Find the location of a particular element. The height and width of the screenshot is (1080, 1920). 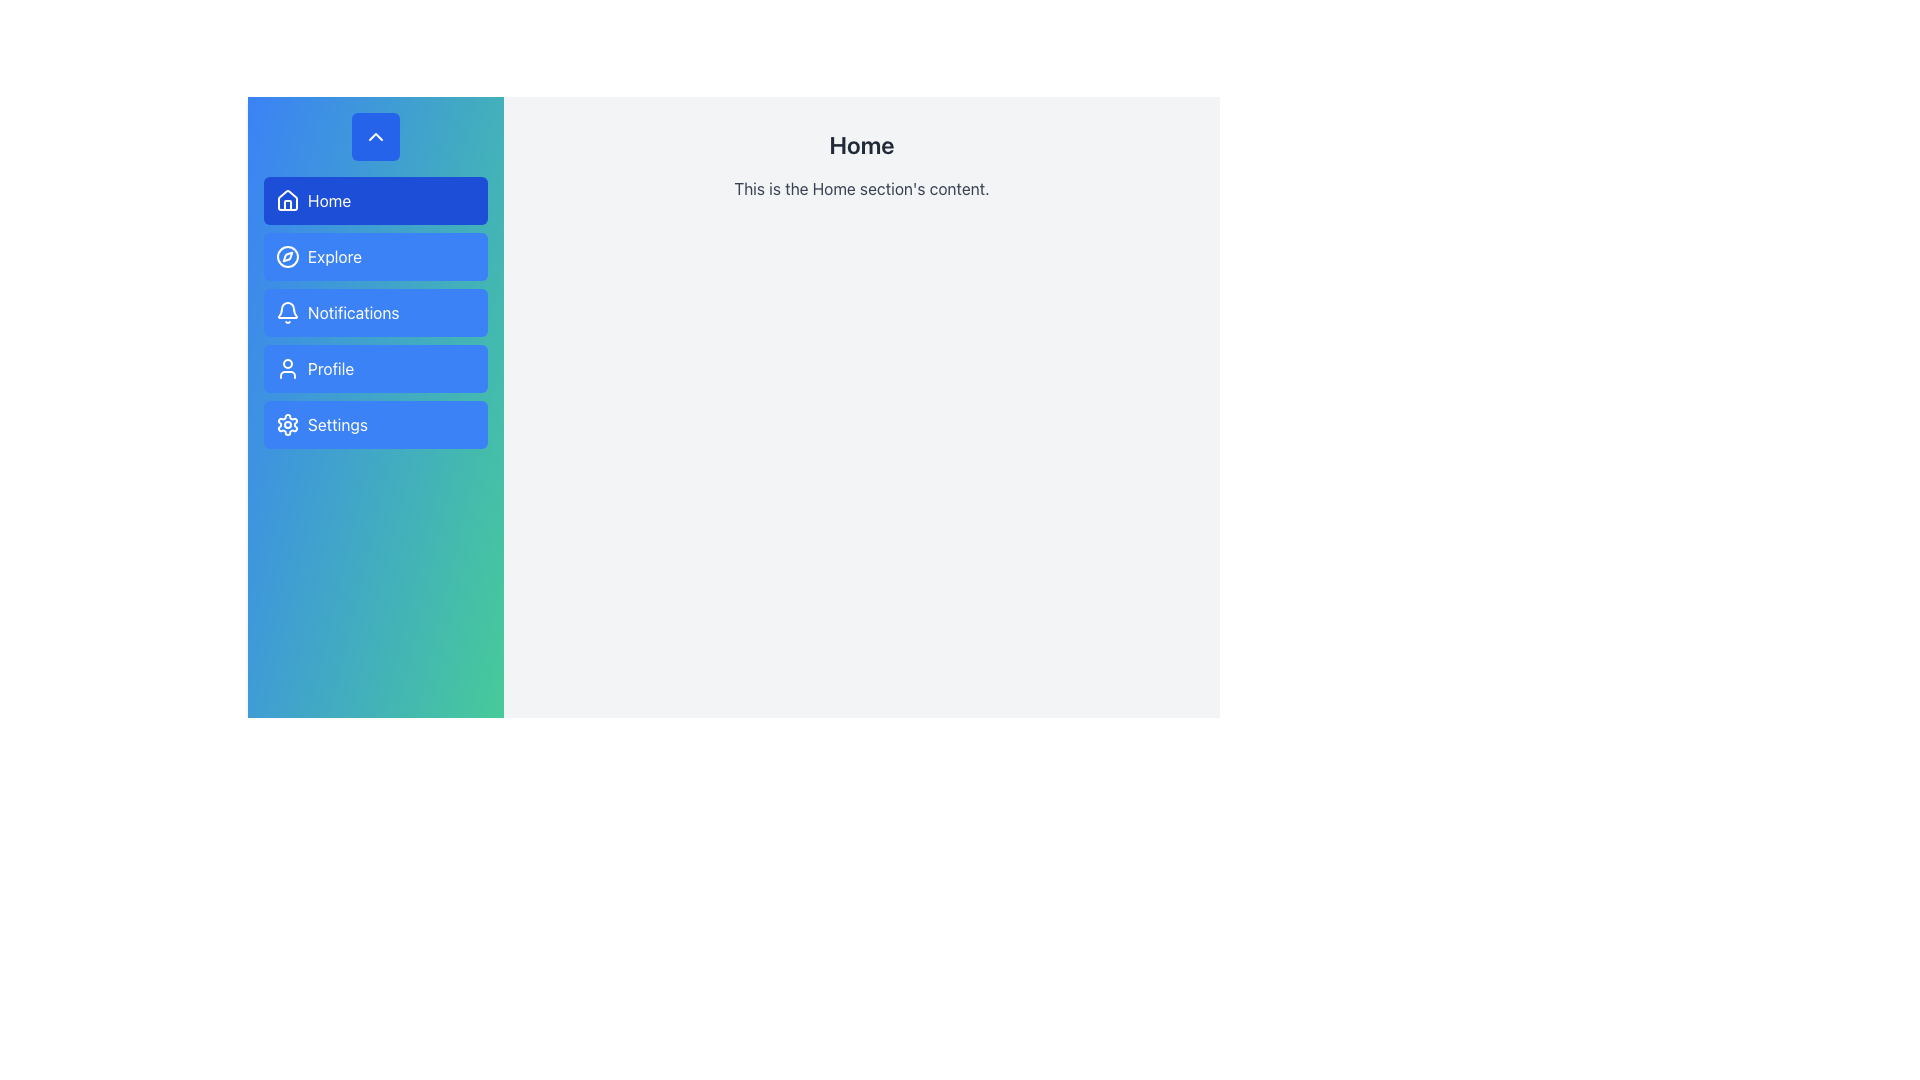

the Notifications bell icon located in the navigation panel on the left side of the UI is located at coordinates (287, 310).